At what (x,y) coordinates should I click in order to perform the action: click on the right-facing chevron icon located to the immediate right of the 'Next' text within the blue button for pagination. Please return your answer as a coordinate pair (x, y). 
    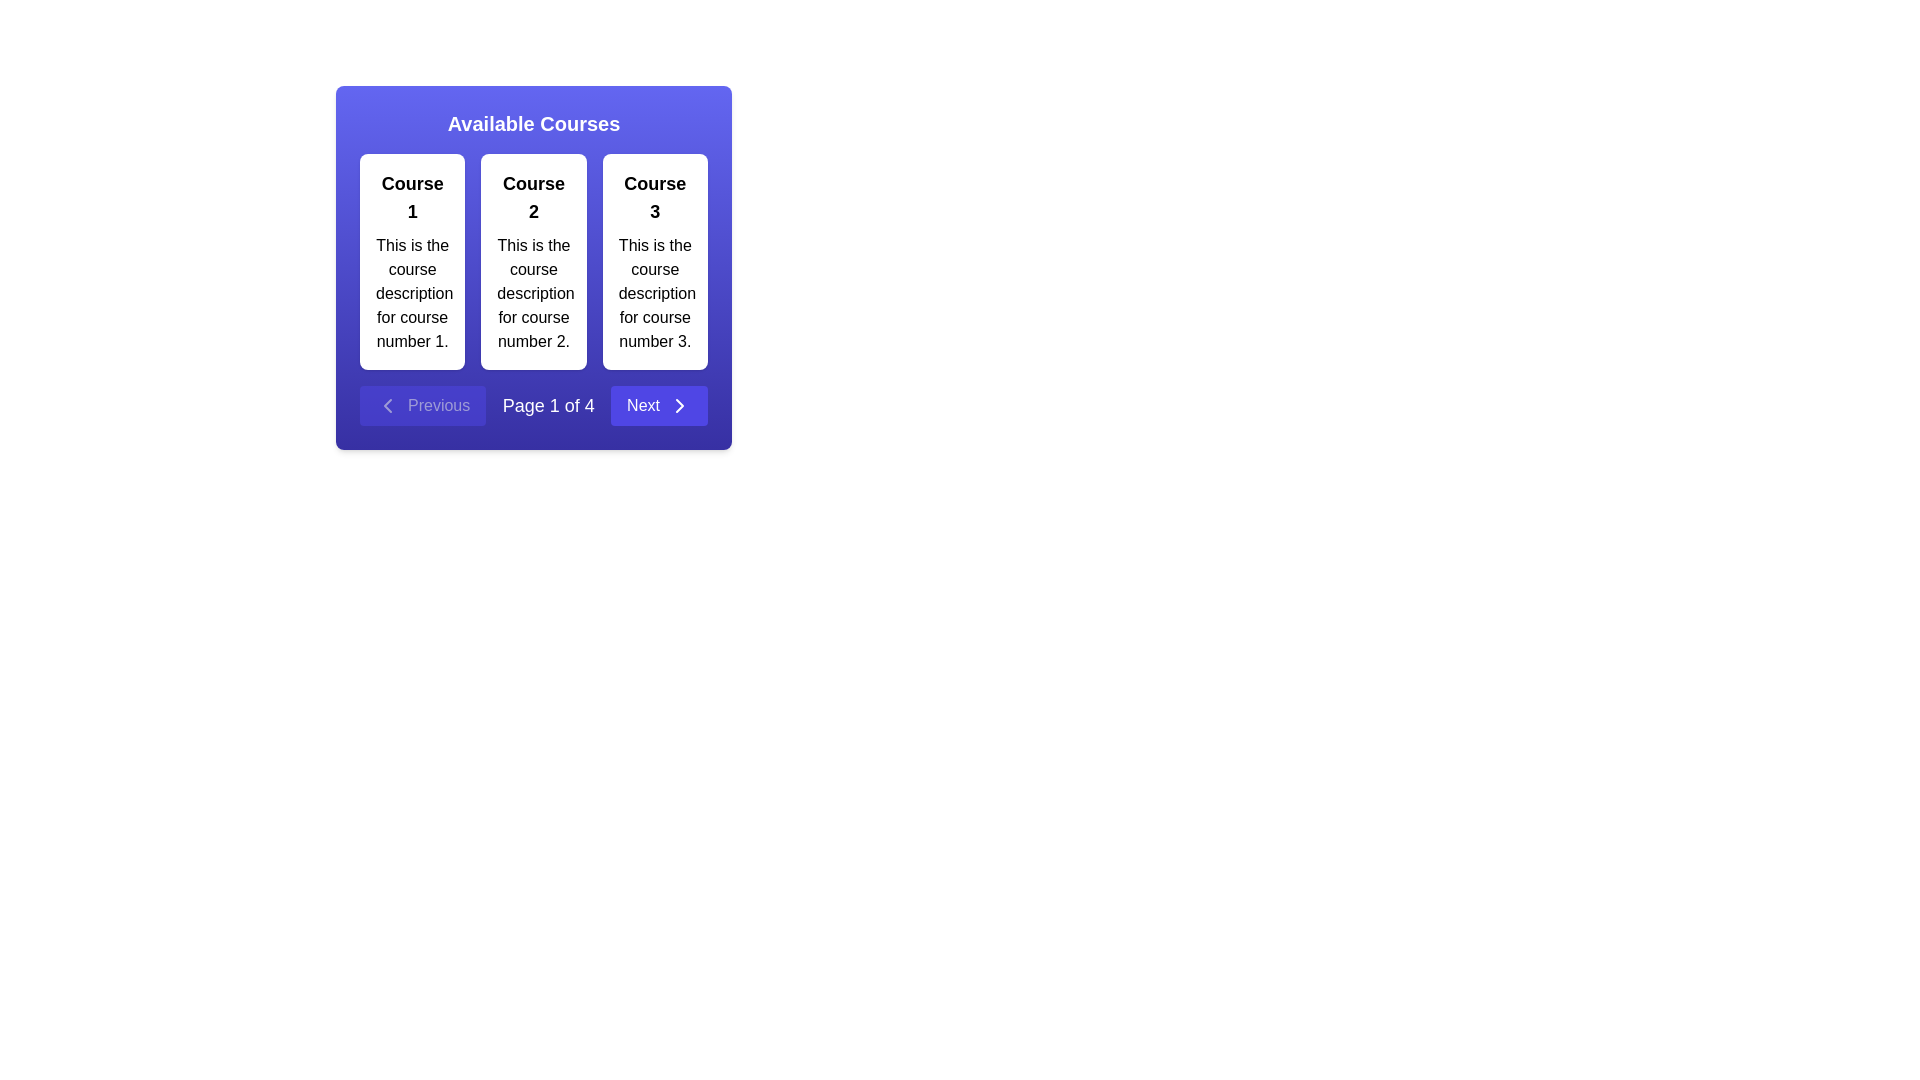
    Looking at the image, I should click on (680, 405).